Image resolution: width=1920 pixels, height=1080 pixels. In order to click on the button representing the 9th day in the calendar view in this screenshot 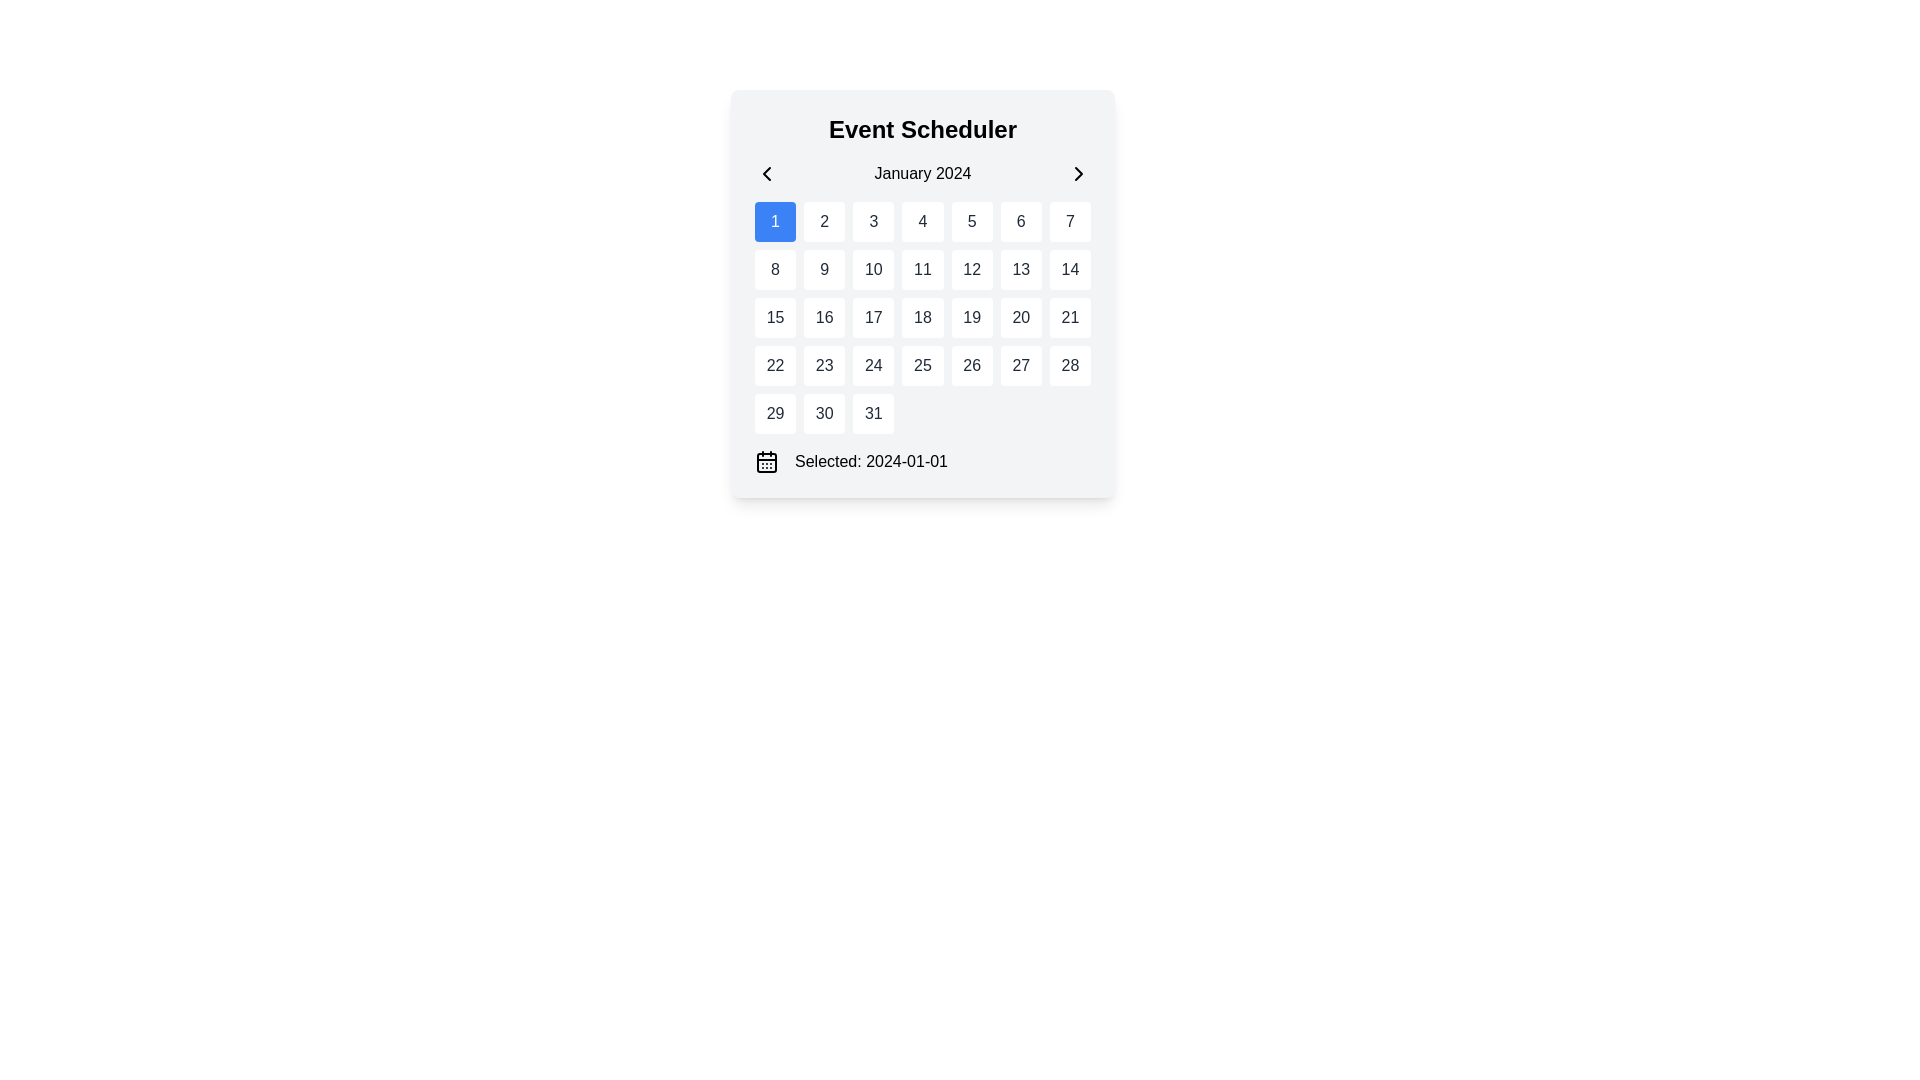, I will do `click(824, 270)`.